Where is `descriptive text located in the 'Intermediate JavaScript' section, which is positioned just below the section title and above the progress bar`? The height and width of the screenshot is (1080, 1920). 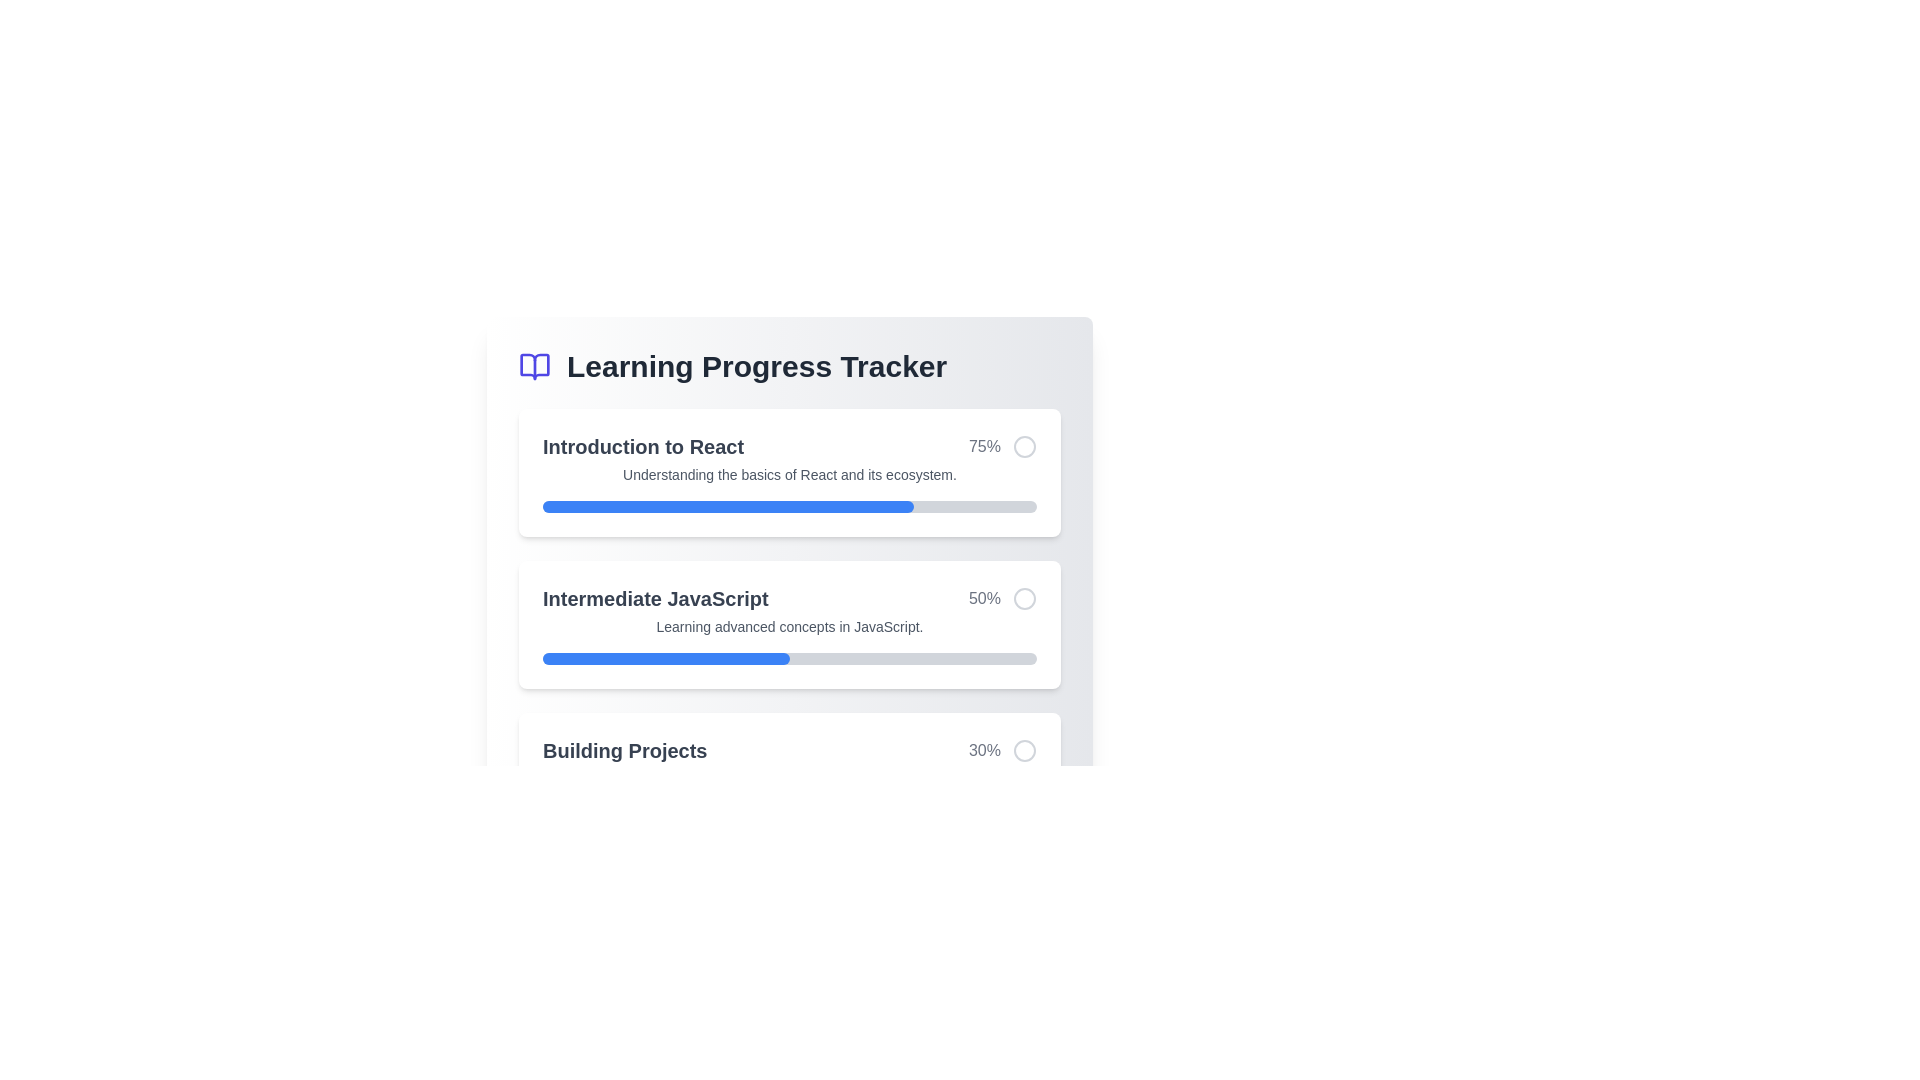 descriptive text located in the 'Intermediate JavaScript' section, which is positioned just below the section title and above the progress bar is located at coordinates (789, 626).